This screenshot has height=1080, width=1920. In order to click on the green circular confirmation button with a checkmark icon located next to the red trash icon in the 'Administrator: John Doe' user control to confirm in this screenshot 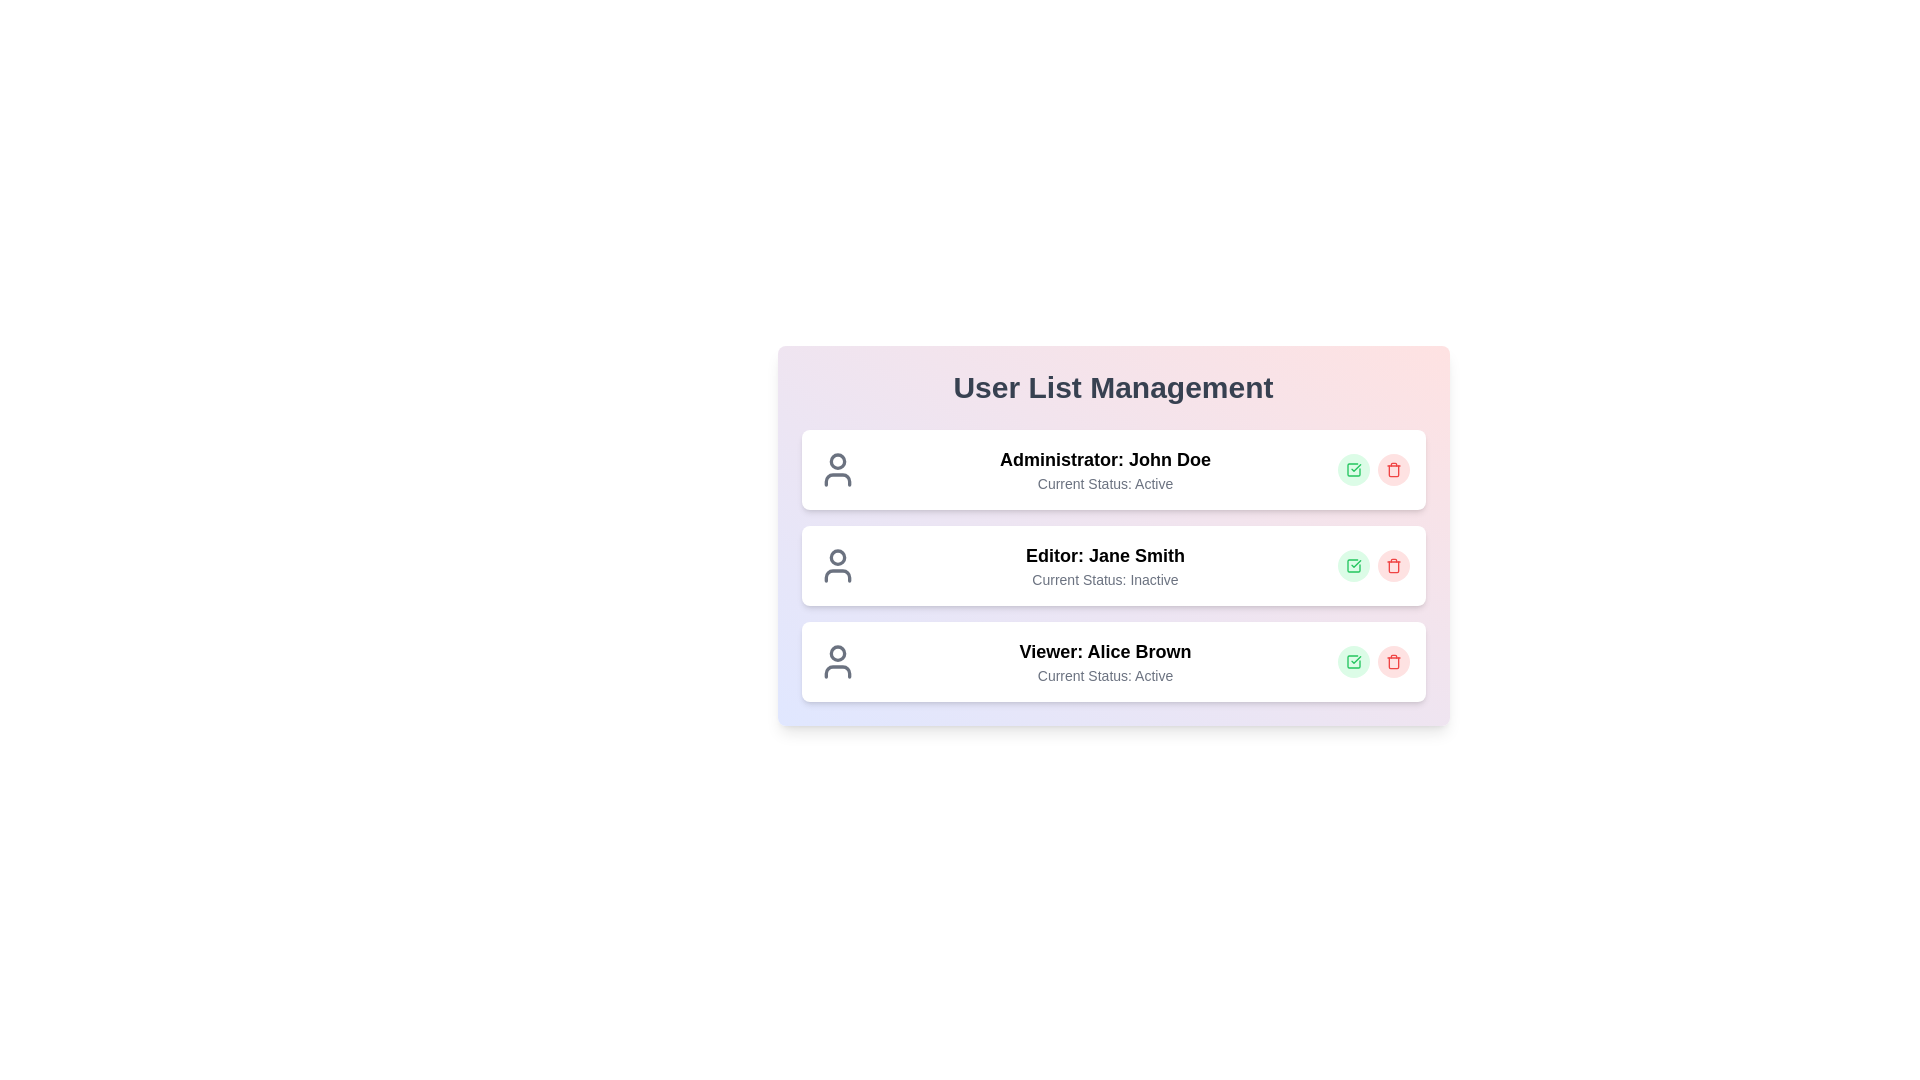, I will do `click(1353, 470)`.